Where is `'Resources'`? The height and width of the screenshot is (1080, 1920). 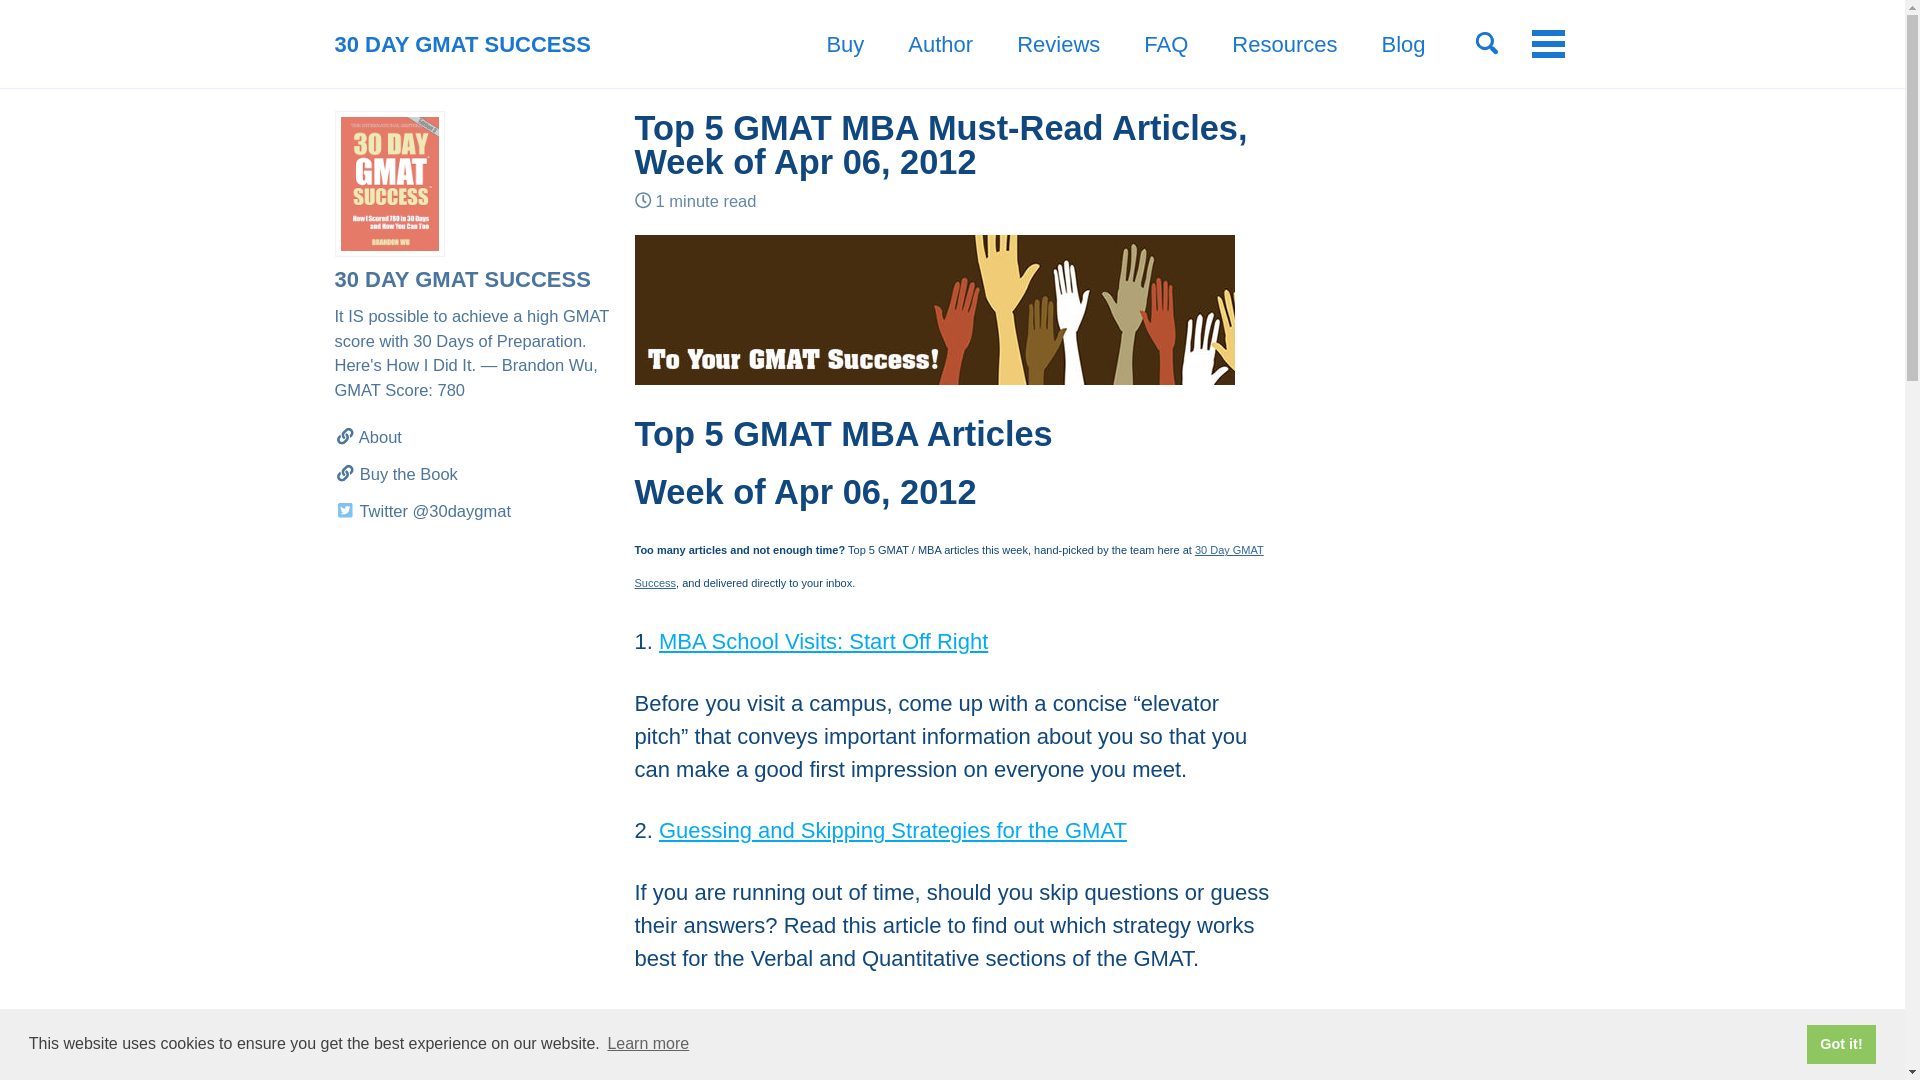 'Resources' is located at coordinates (1284, 44).